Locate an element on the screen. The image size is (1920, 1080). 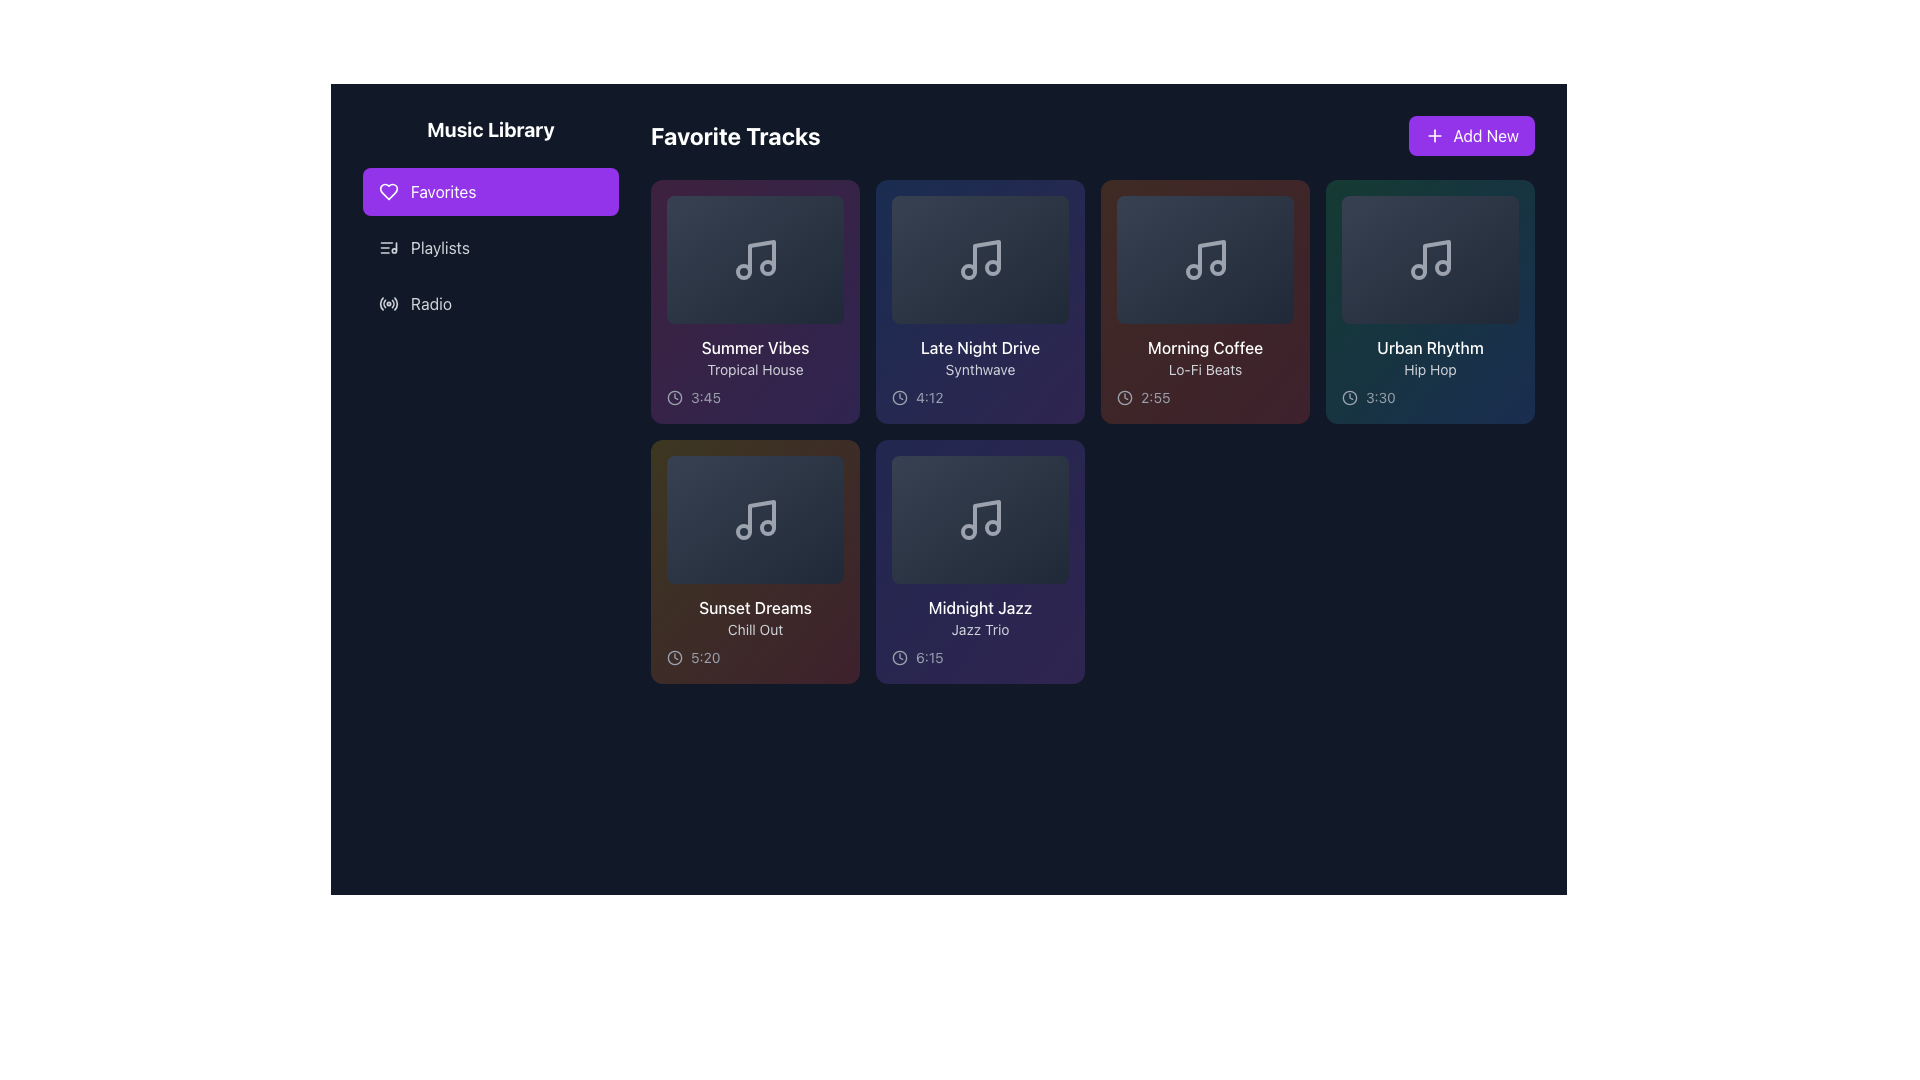
the text label displaying 'Tropical House' styled in gray, located beneath 'Summer Vibes' in the 'Favorite Tracks' section is located at coordinates (754, 370).